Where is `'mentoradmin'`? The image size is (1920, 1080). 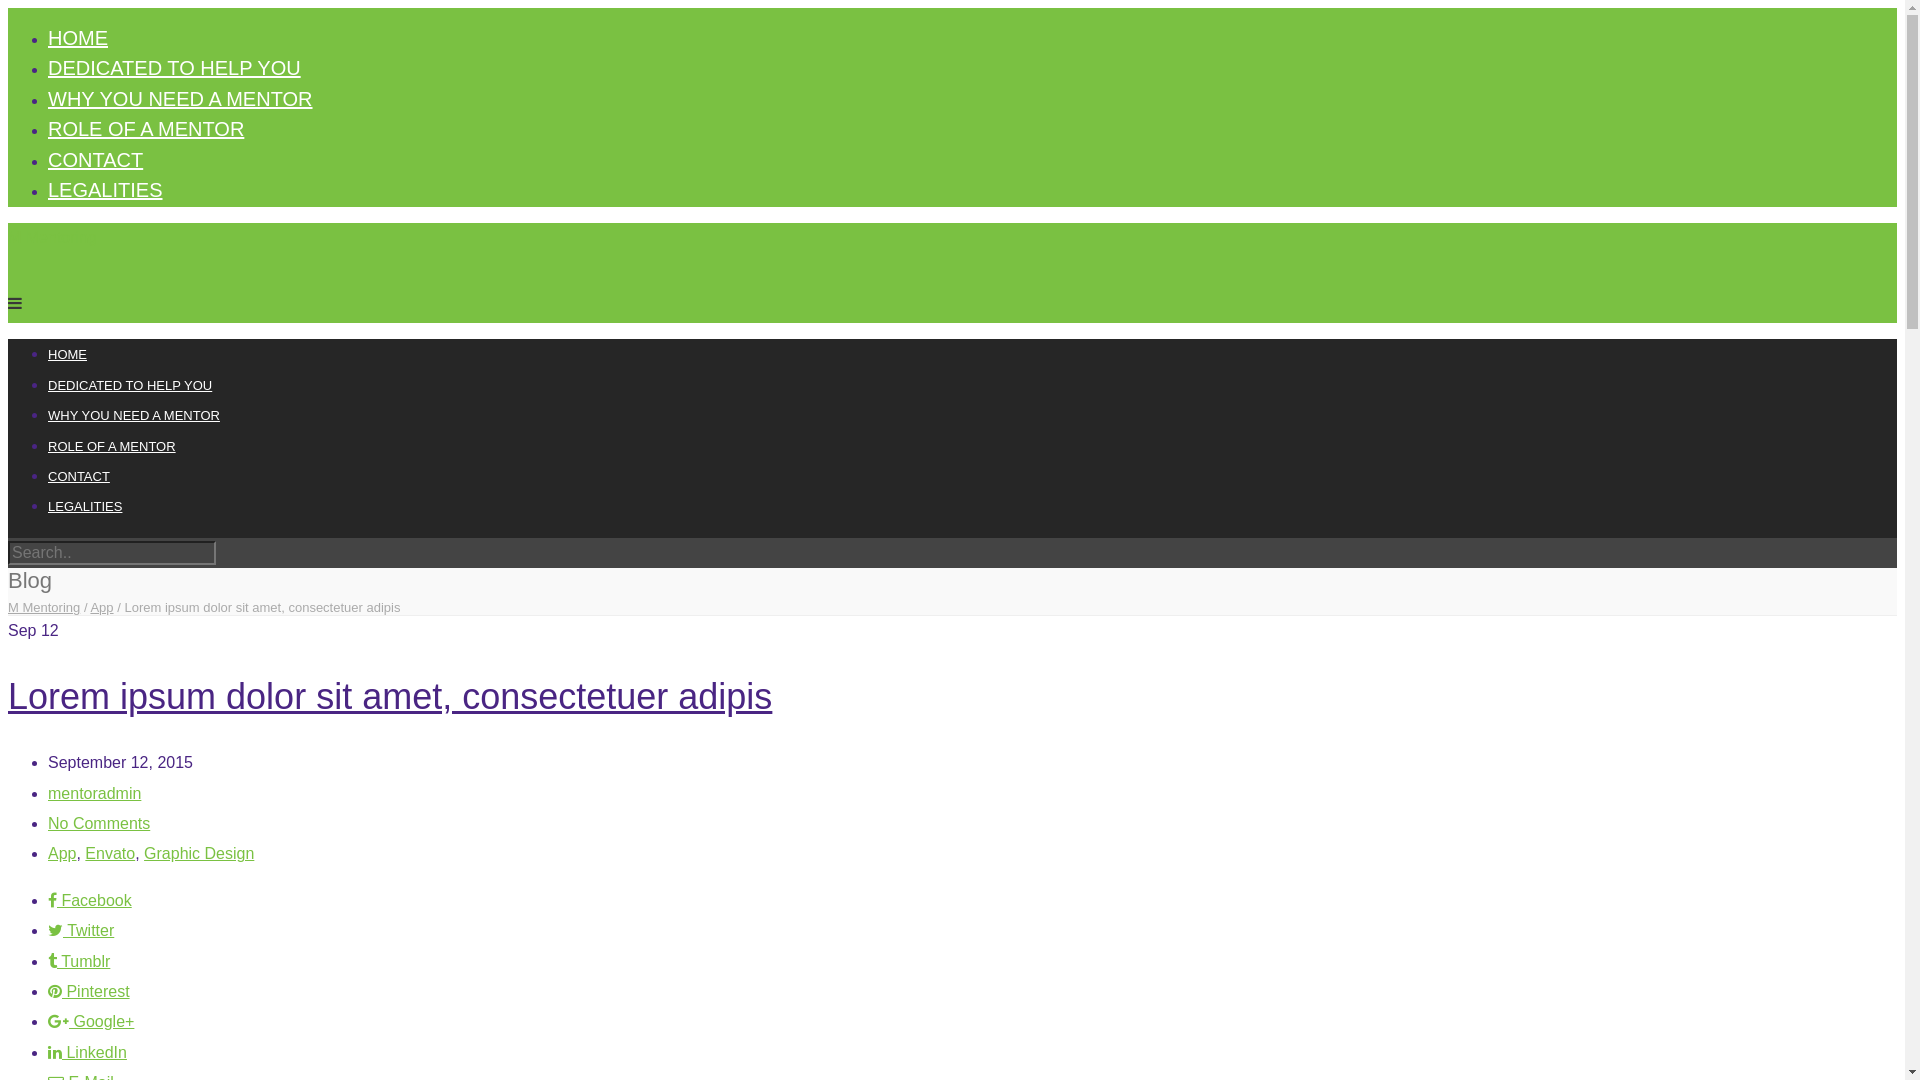
'mentoradmin' is located at coordinates (93, 792).